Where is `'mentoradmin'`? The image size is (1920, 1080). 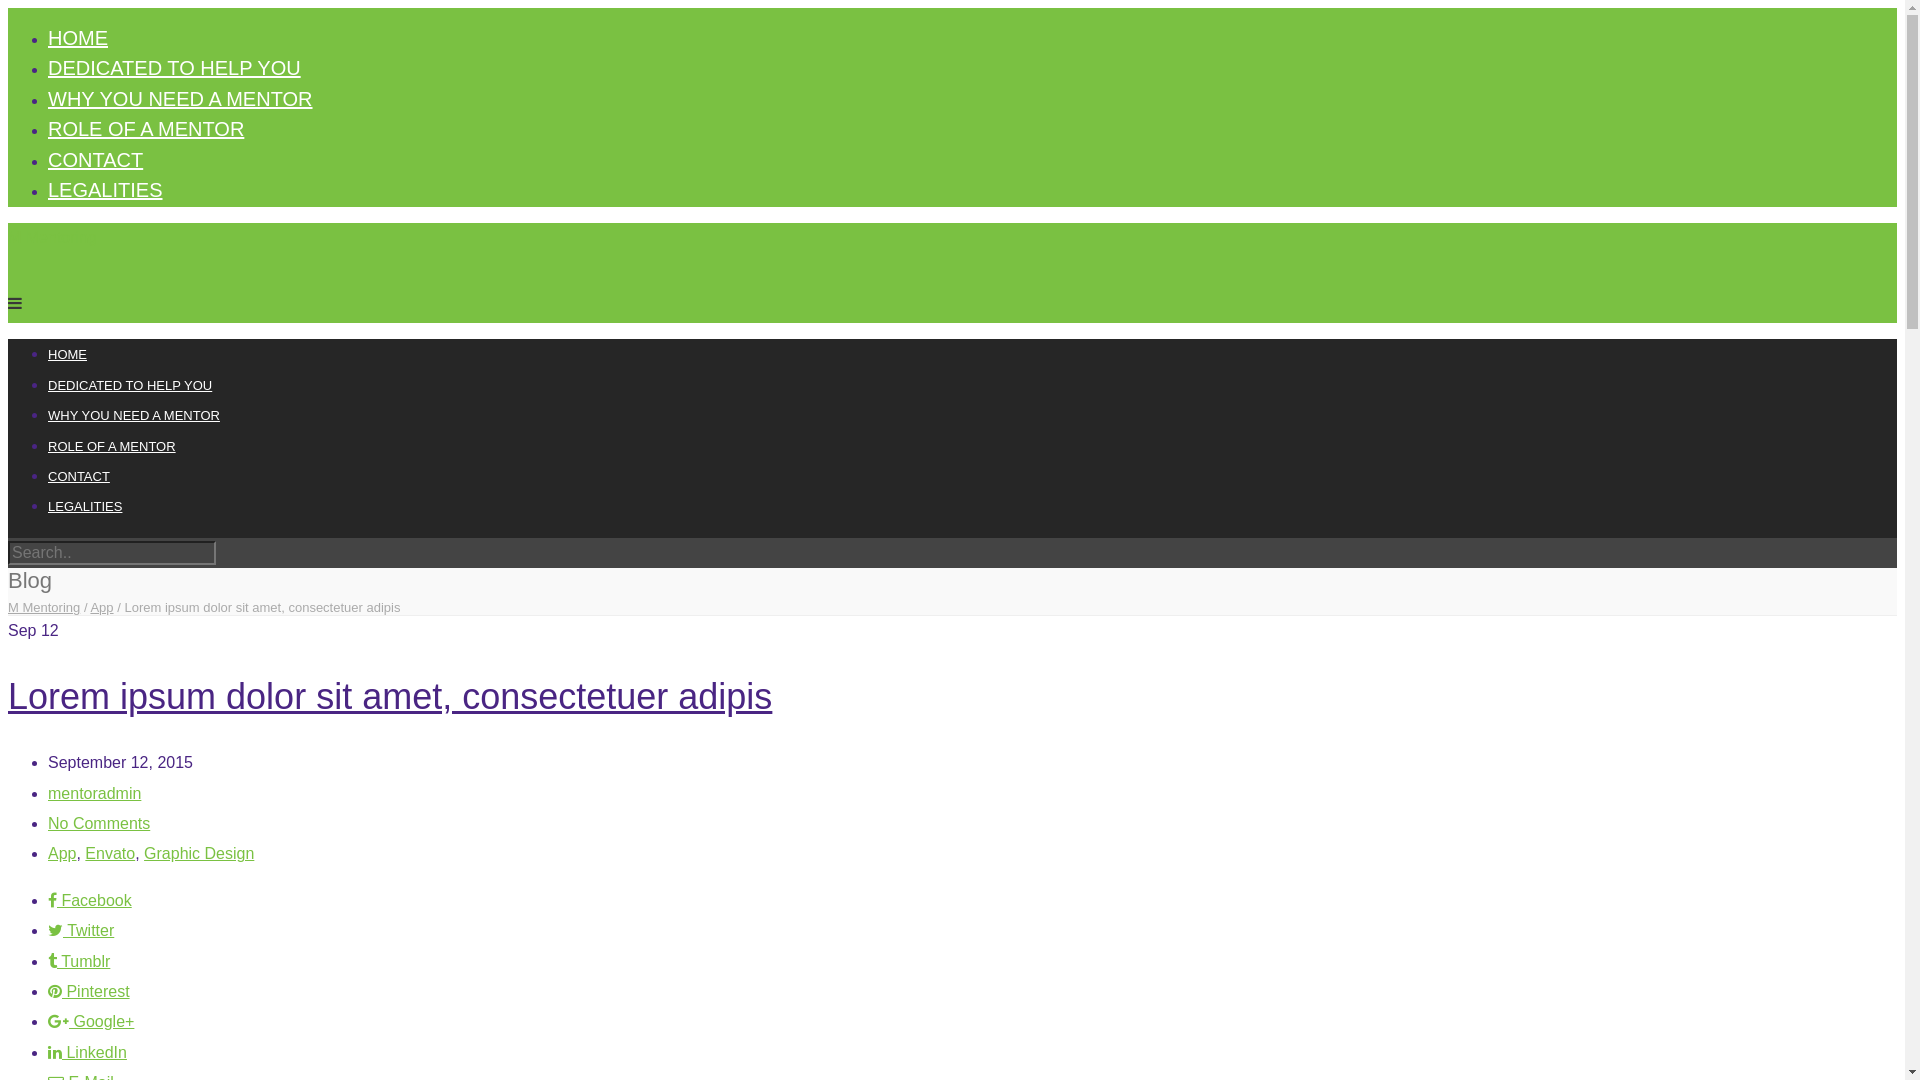
'mentoradmin' is located at coordinates (93, 792).